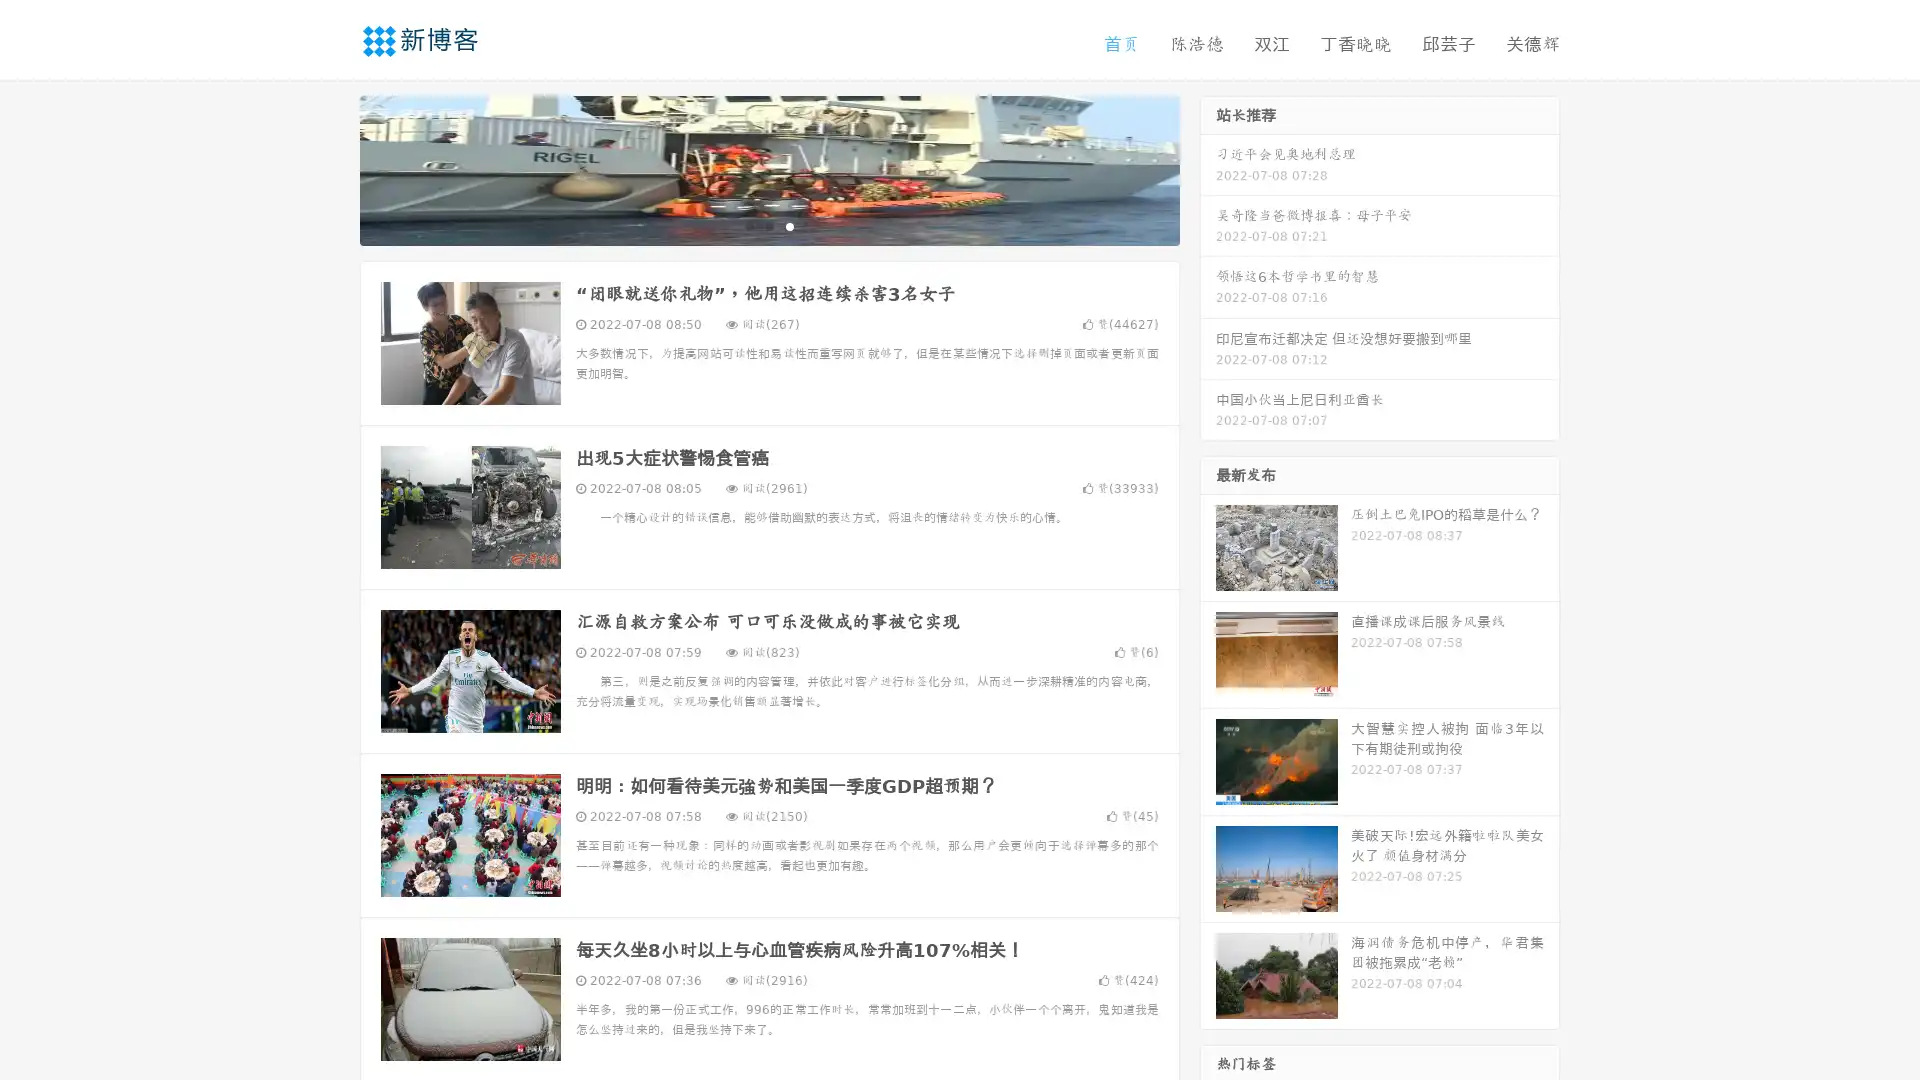 This screenshot has height=1080, width=1920. Describe the element at coordinates (330, 168) in the screenshot. I see `Previous slide` at that location.